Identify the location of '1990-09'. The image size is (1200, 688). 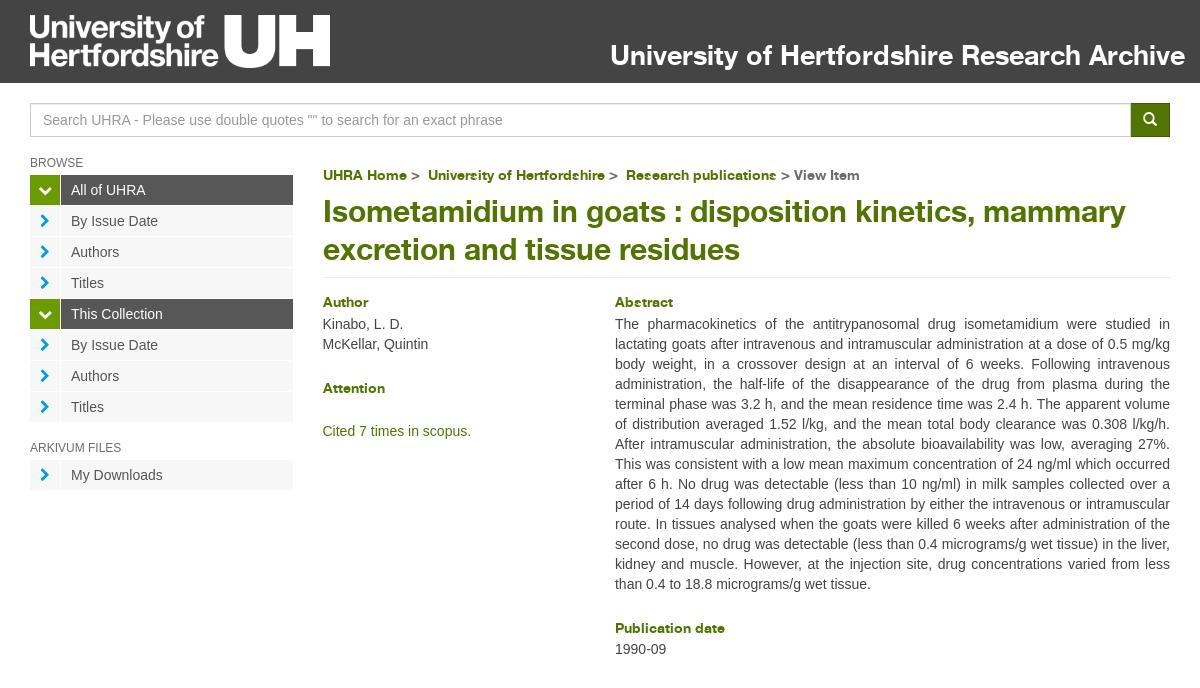
(639, 648).